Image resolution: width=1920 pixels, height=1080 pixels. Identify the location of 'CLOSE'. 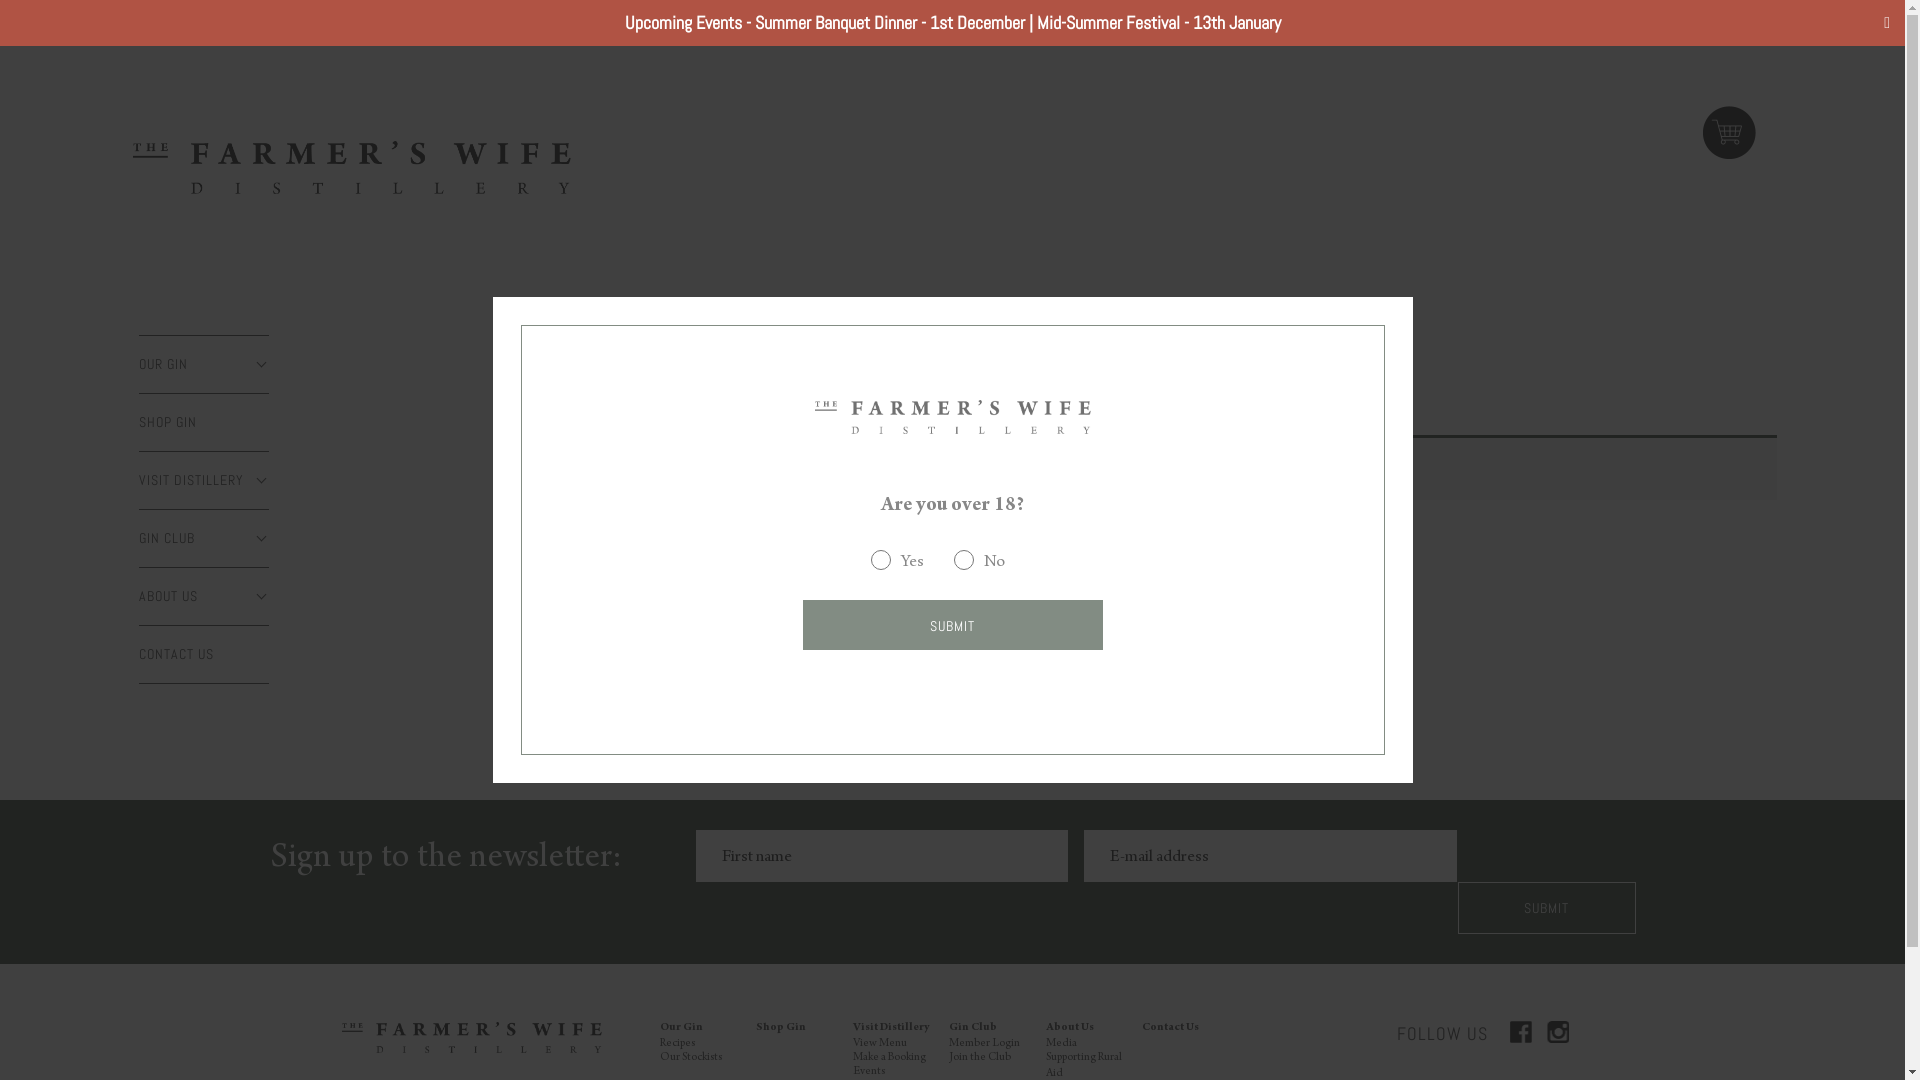
(253, 365).